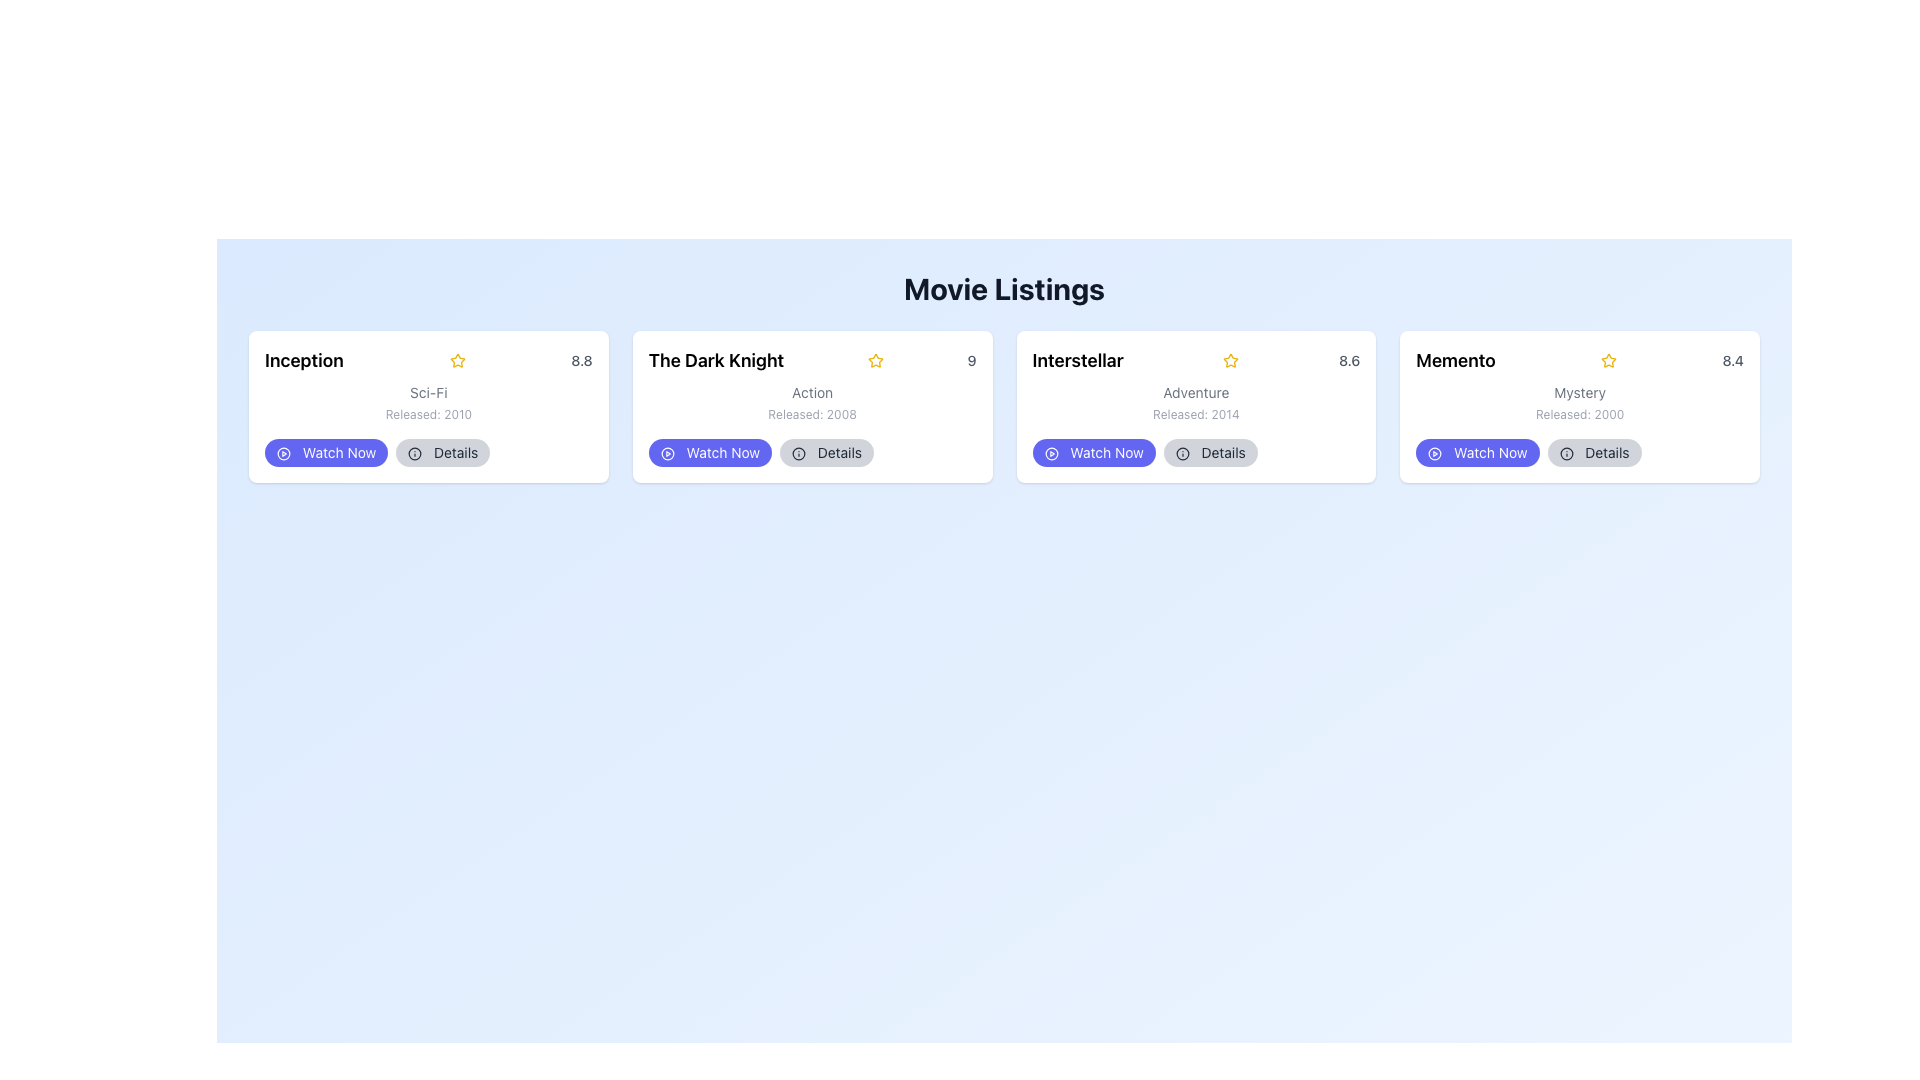  Describe the element at coordinates (667, 454) in the screenshot. I see `the circle icon within the SVG graphic of the play button associated with the 'Watch Now' button for 'The Dark Knight' movie card to initiate playback` at that location.